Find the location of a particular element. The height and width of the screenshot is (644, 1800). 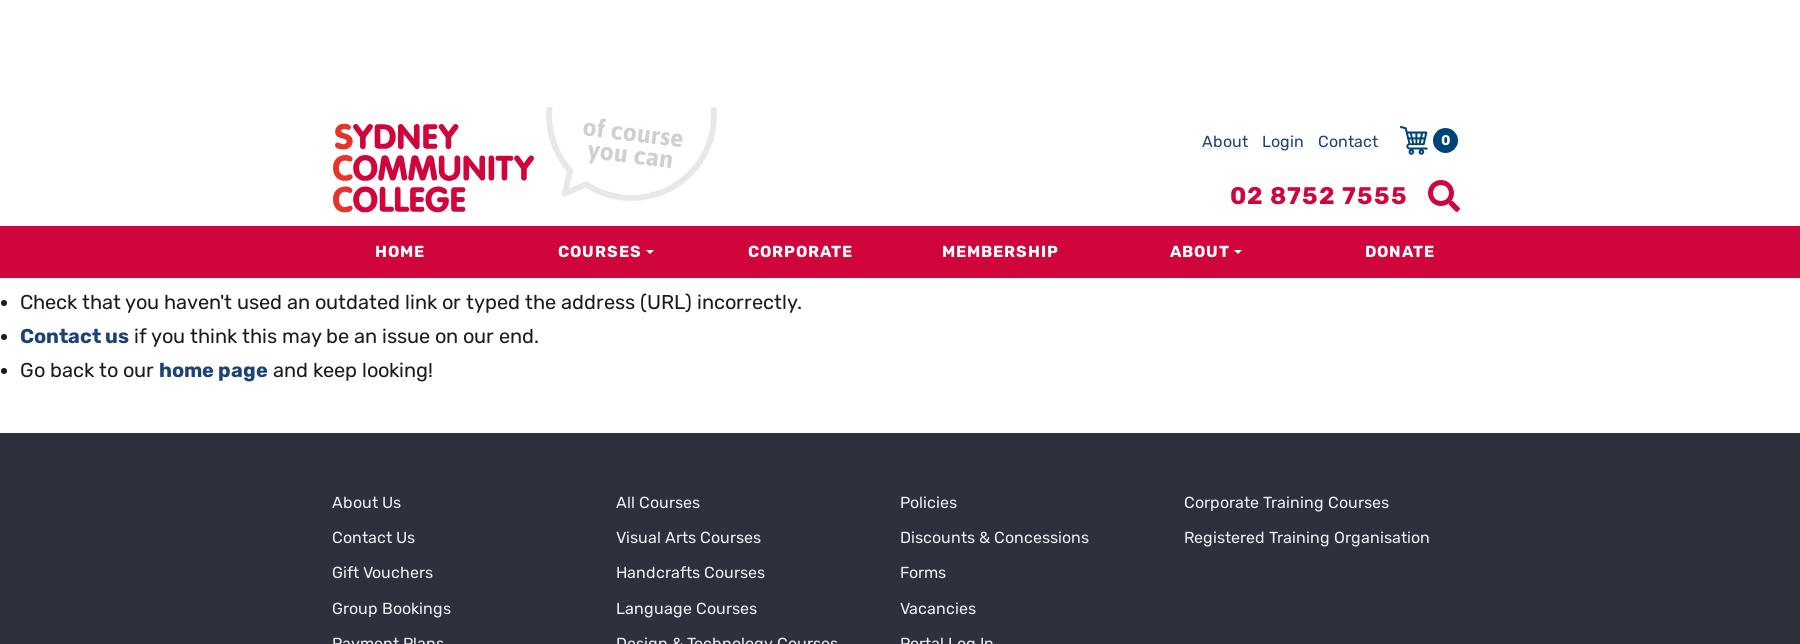

'Personal & Career Development Courses' is located at coordinates (733, 547).